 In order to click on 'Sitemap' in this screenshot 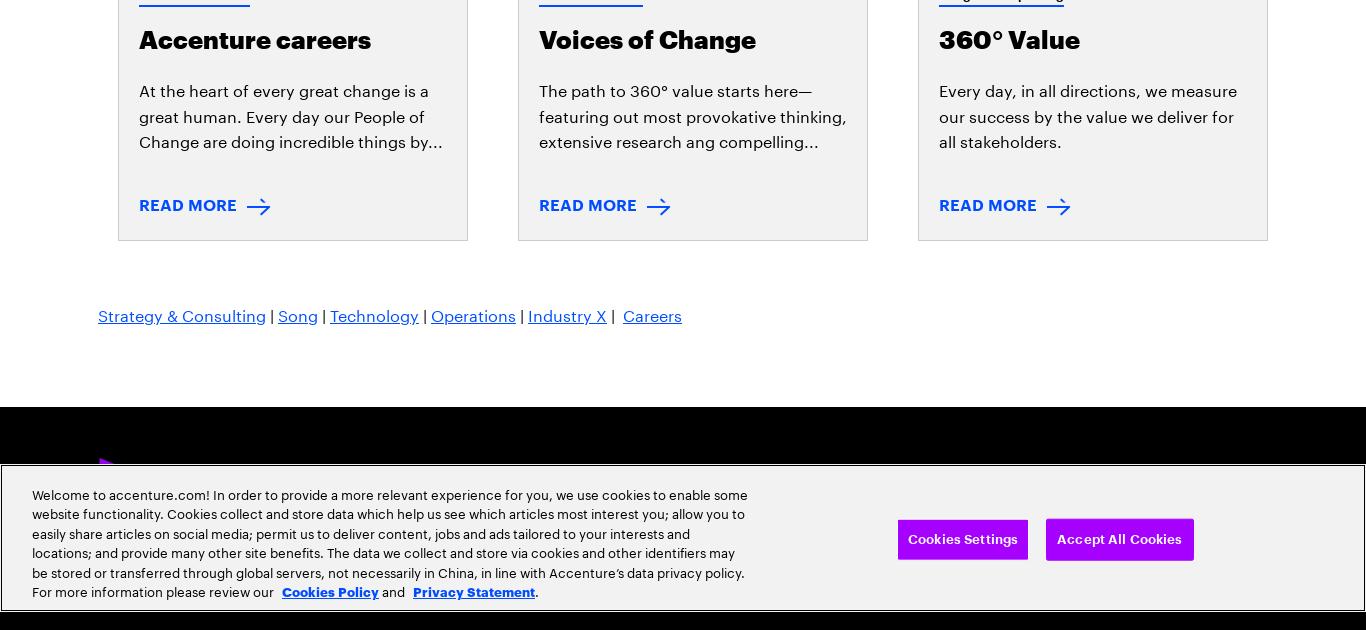, I will do `click(676, 336)`.